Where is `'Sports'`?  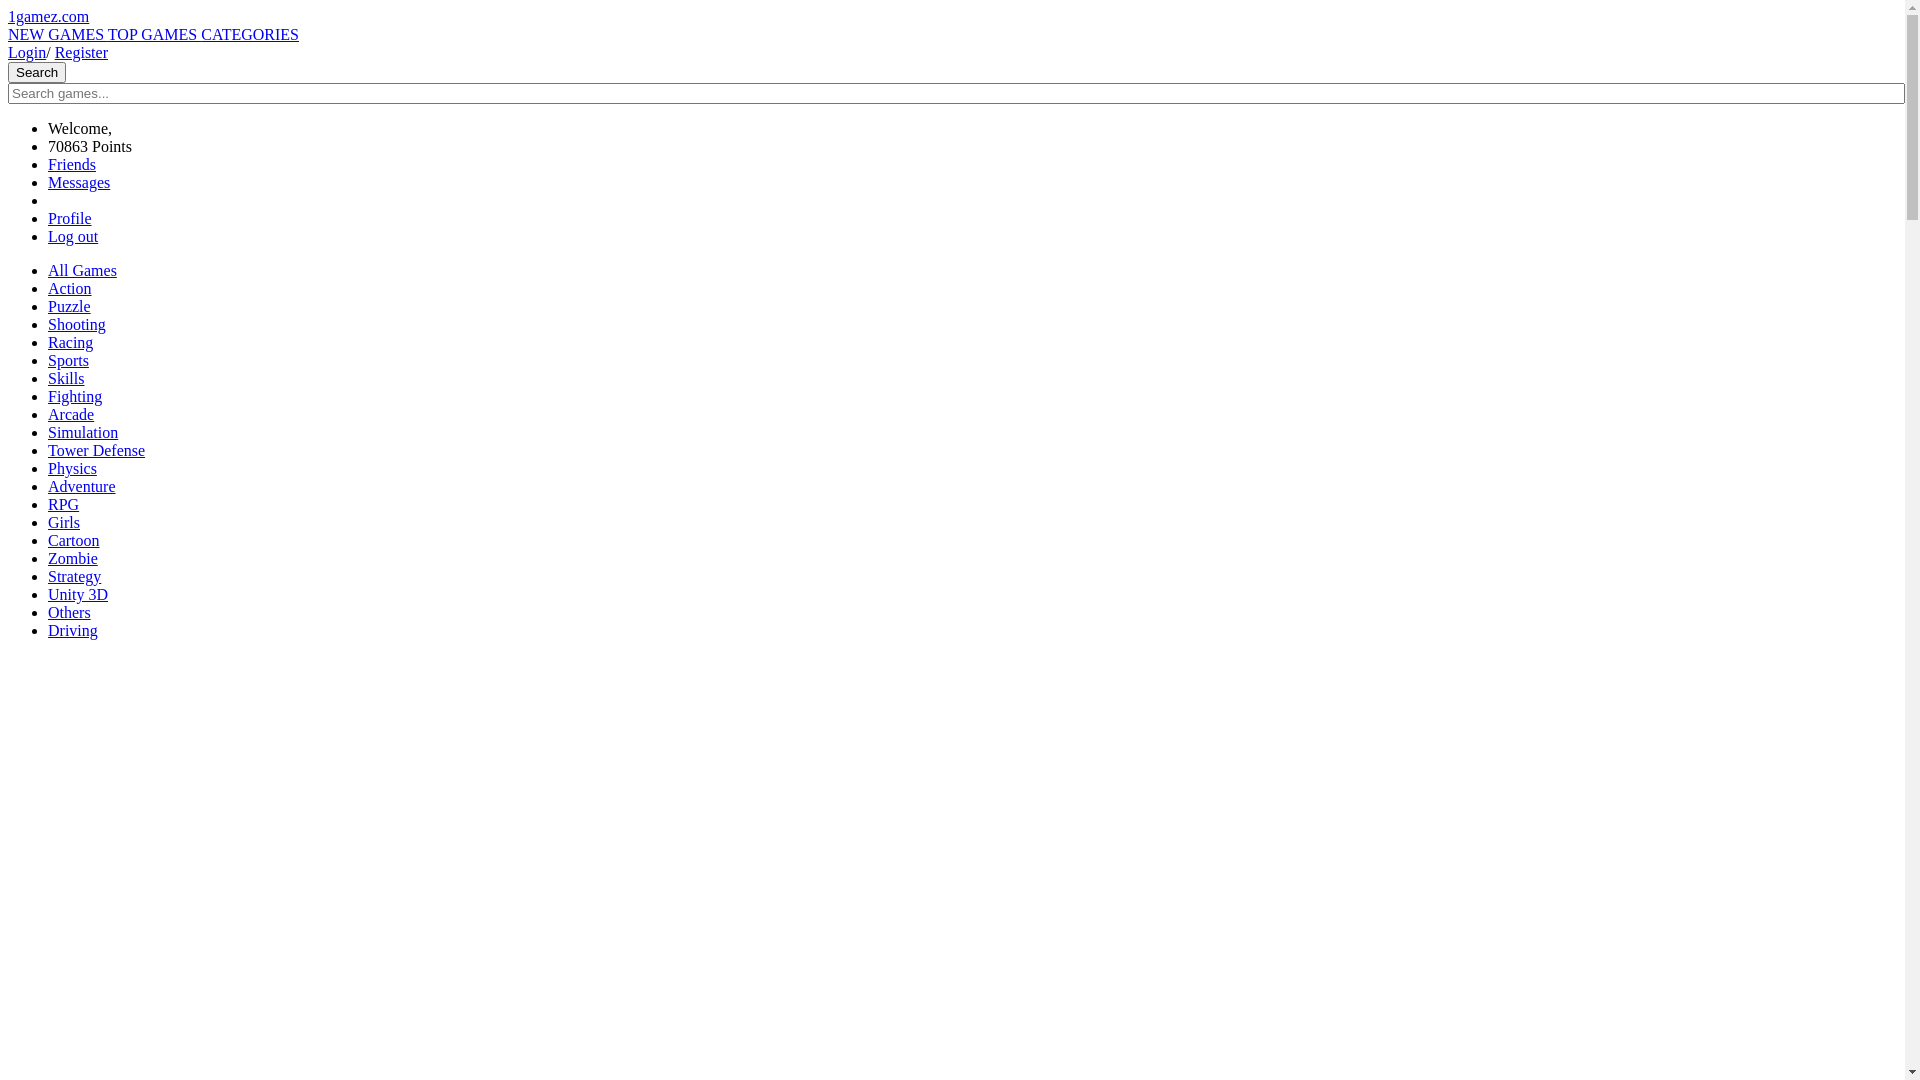
'Sports' is located at coordinates (68, 360).